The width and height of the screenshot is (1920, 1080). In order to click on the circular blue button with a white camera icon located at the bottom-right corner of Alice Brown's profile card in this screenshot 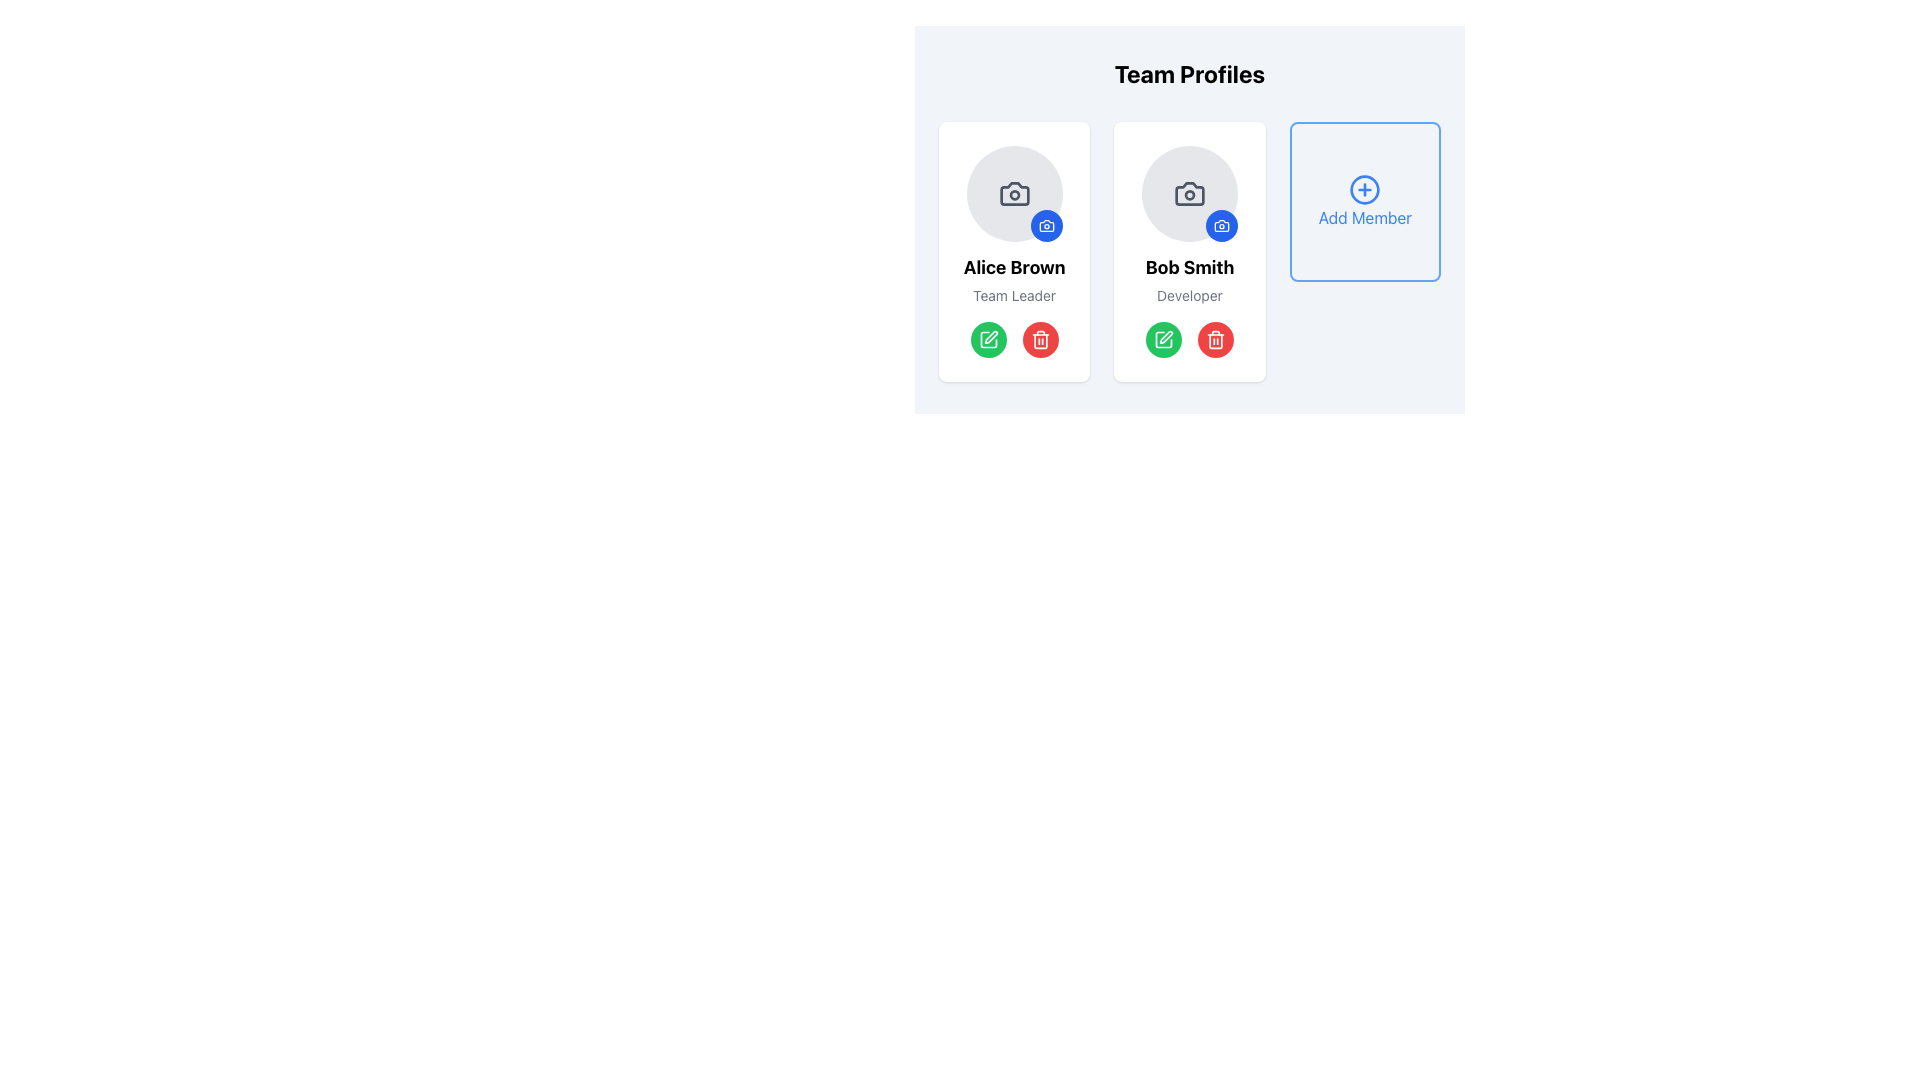, I will do `click(1045, 225)`.